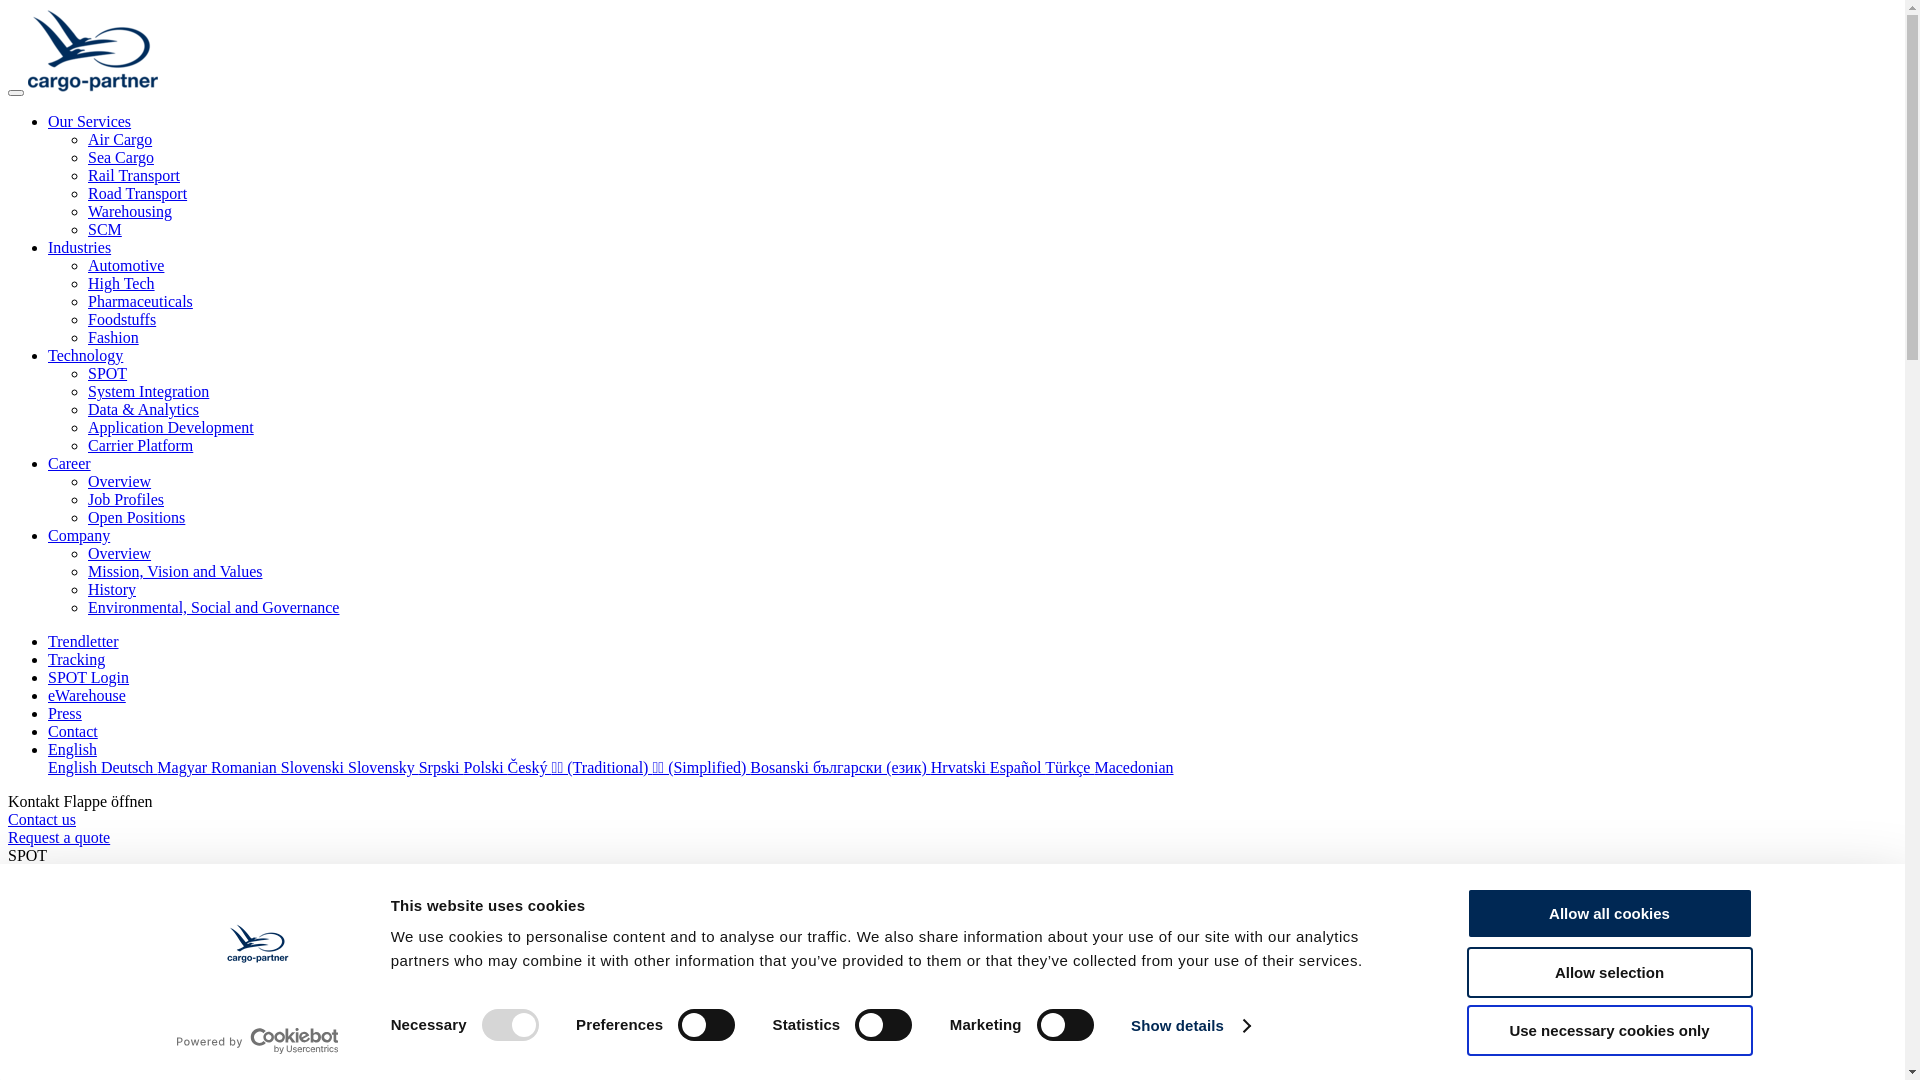 The image size is (1920, 1080). Describe the element at coordinates (183, 766) in the screenshot. I see `'Magyar'` at that location.